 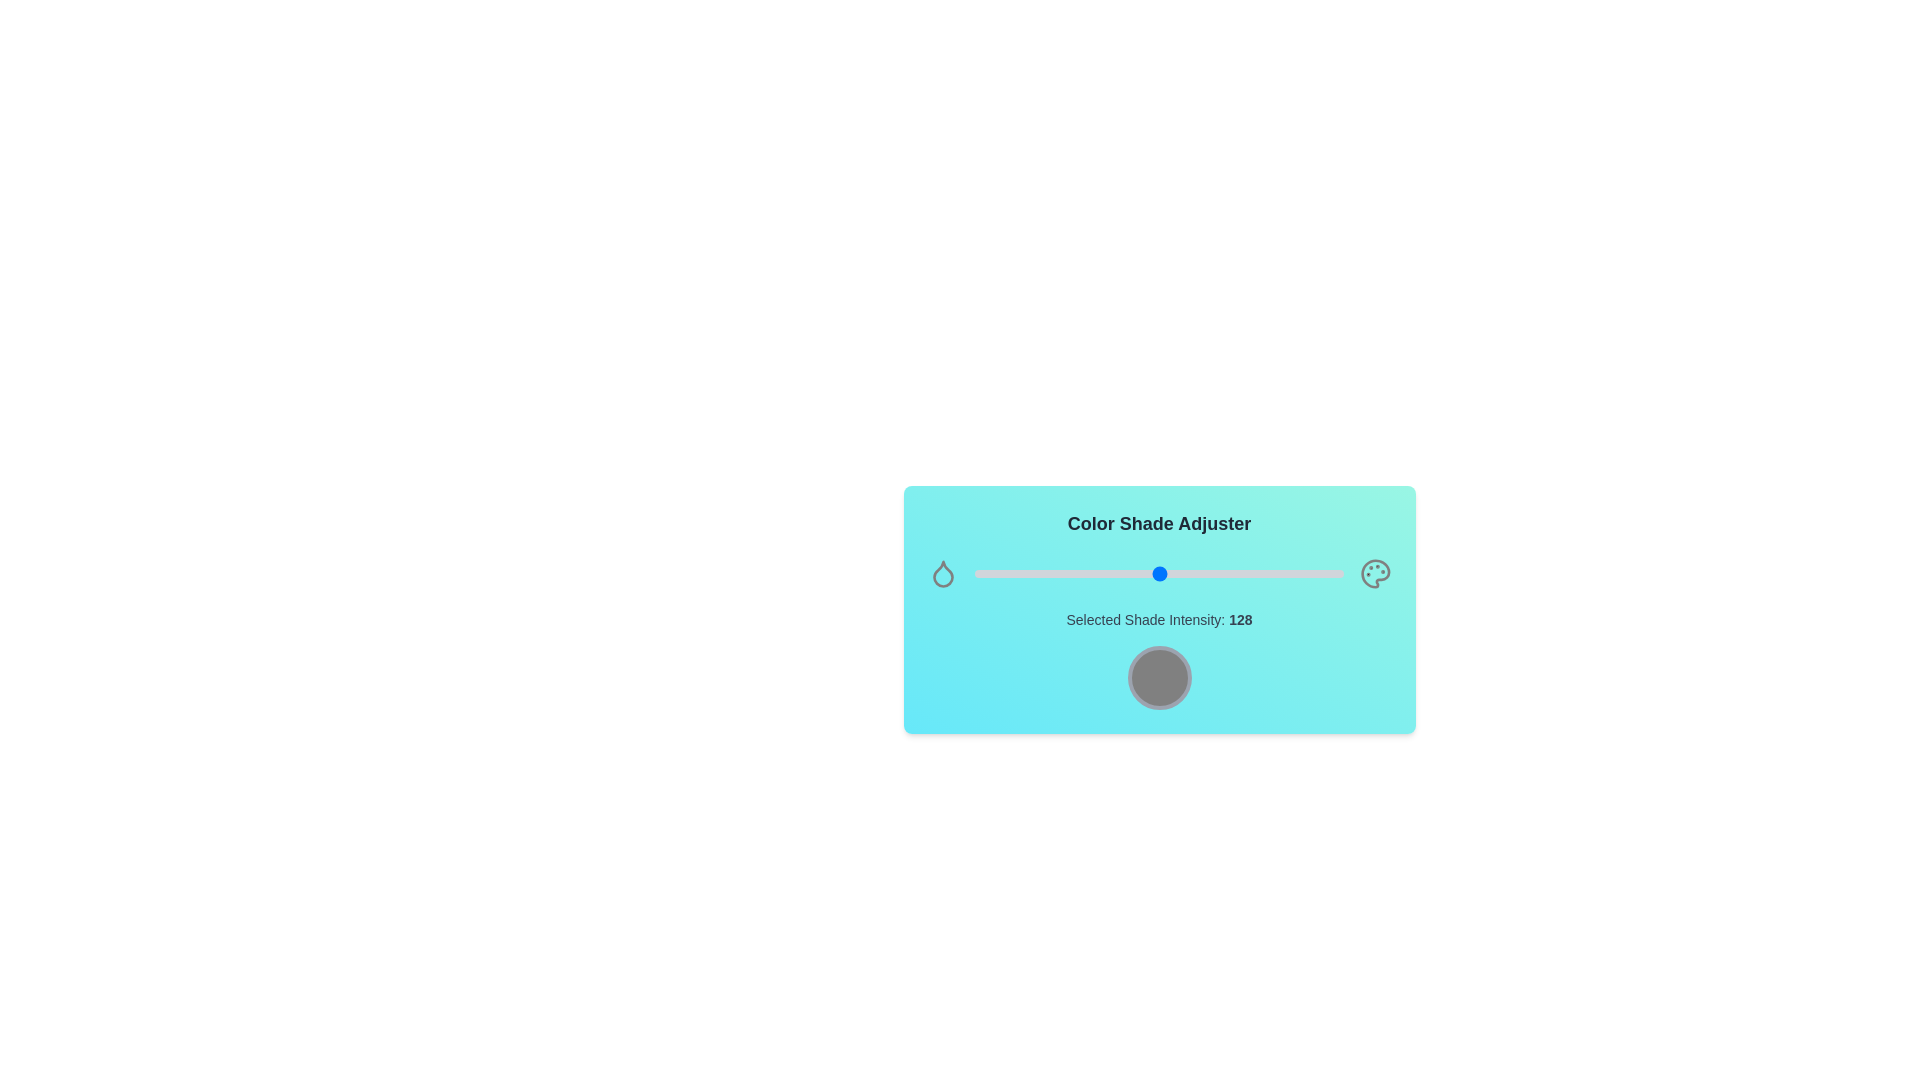 I want to click on the shade intensity to 173 by interacting with the slider, so click(x=1223, y=574).